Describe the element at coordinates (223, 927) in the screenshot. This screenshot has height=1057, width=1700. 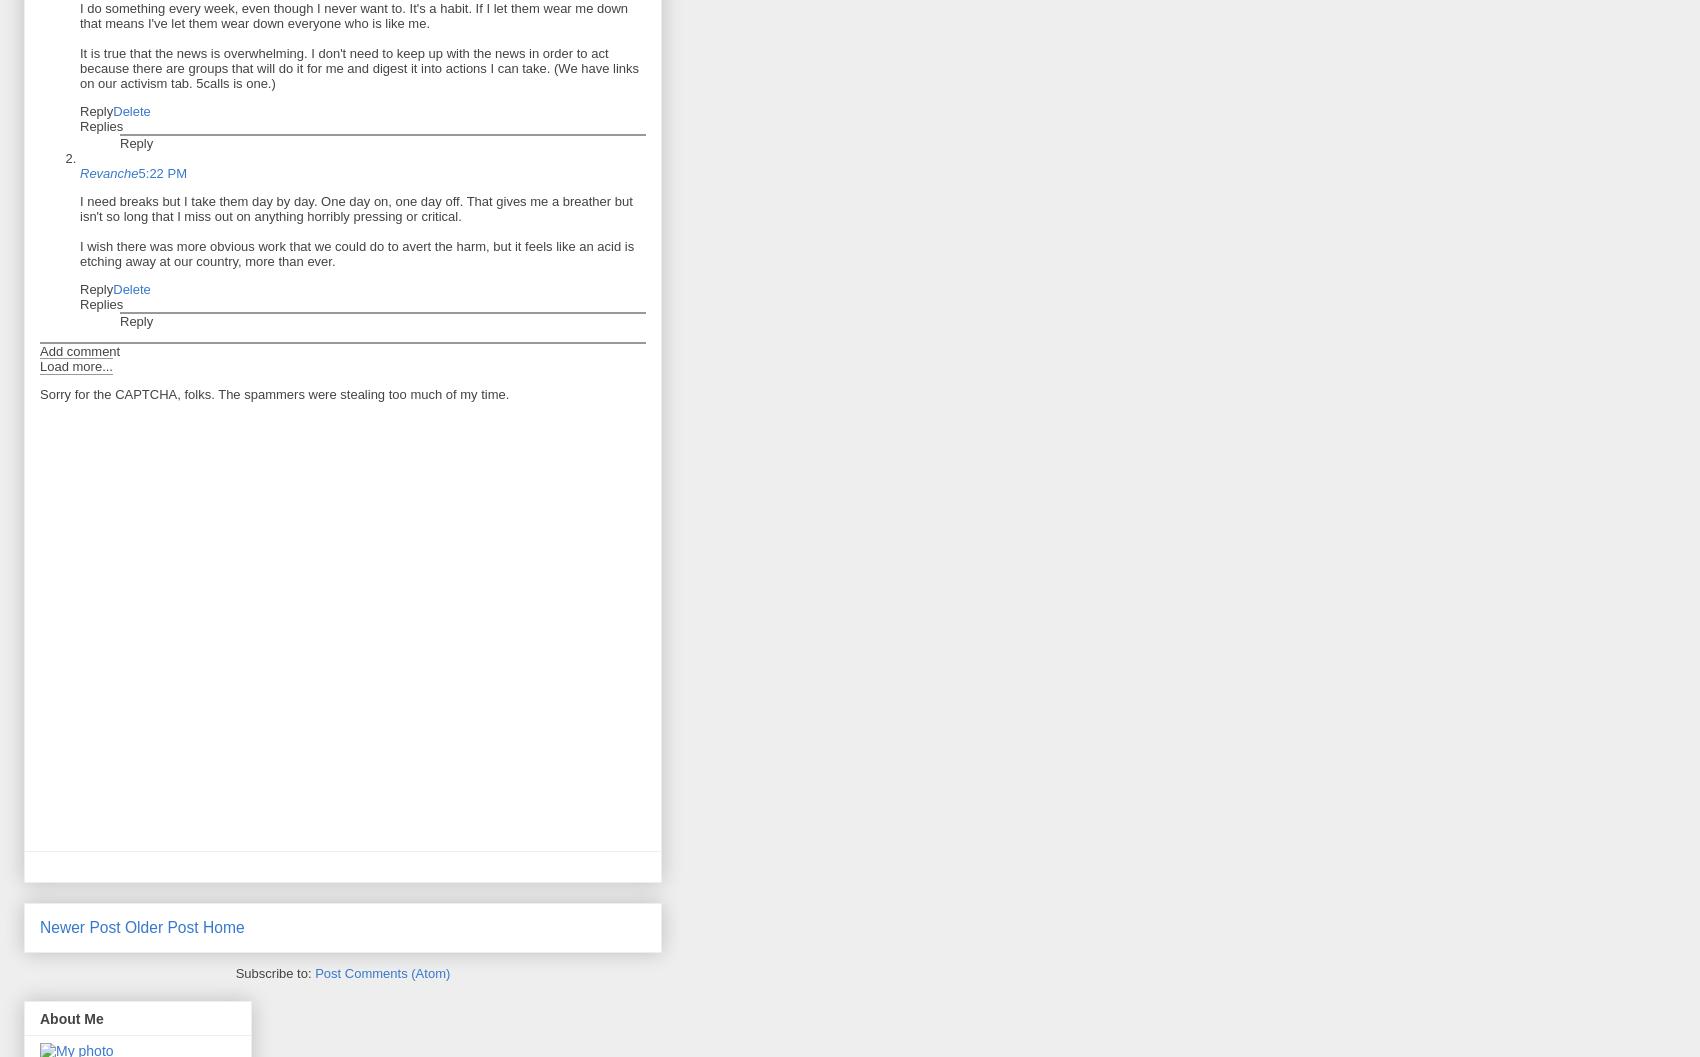
I see `'Home'` at that location.